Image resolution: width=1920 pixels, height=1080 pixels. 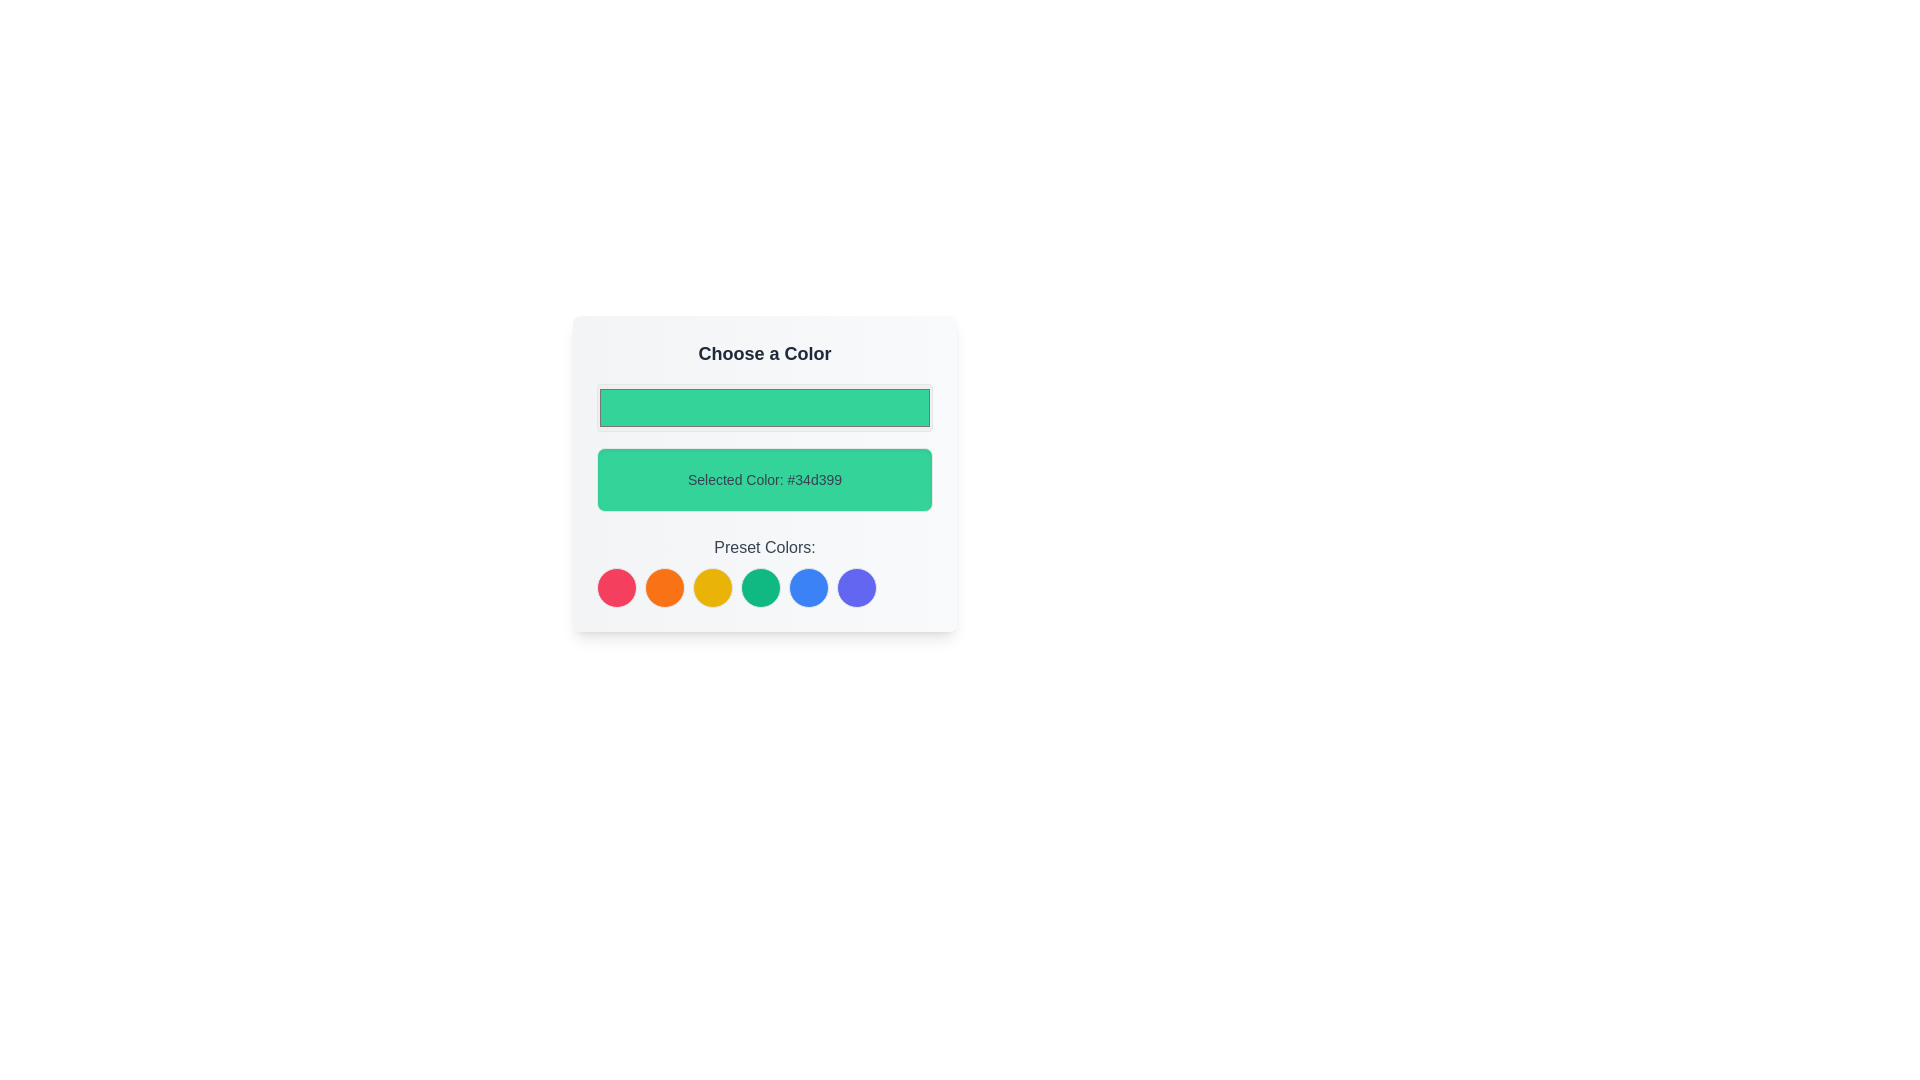 What do you see at coordinates (763, 547) in the screenshot?
I see `the text label that says 'Preset Colors:', which is styled with medium font weight and gray color, positioned above the circular color options` at bounding box center [763, 547].